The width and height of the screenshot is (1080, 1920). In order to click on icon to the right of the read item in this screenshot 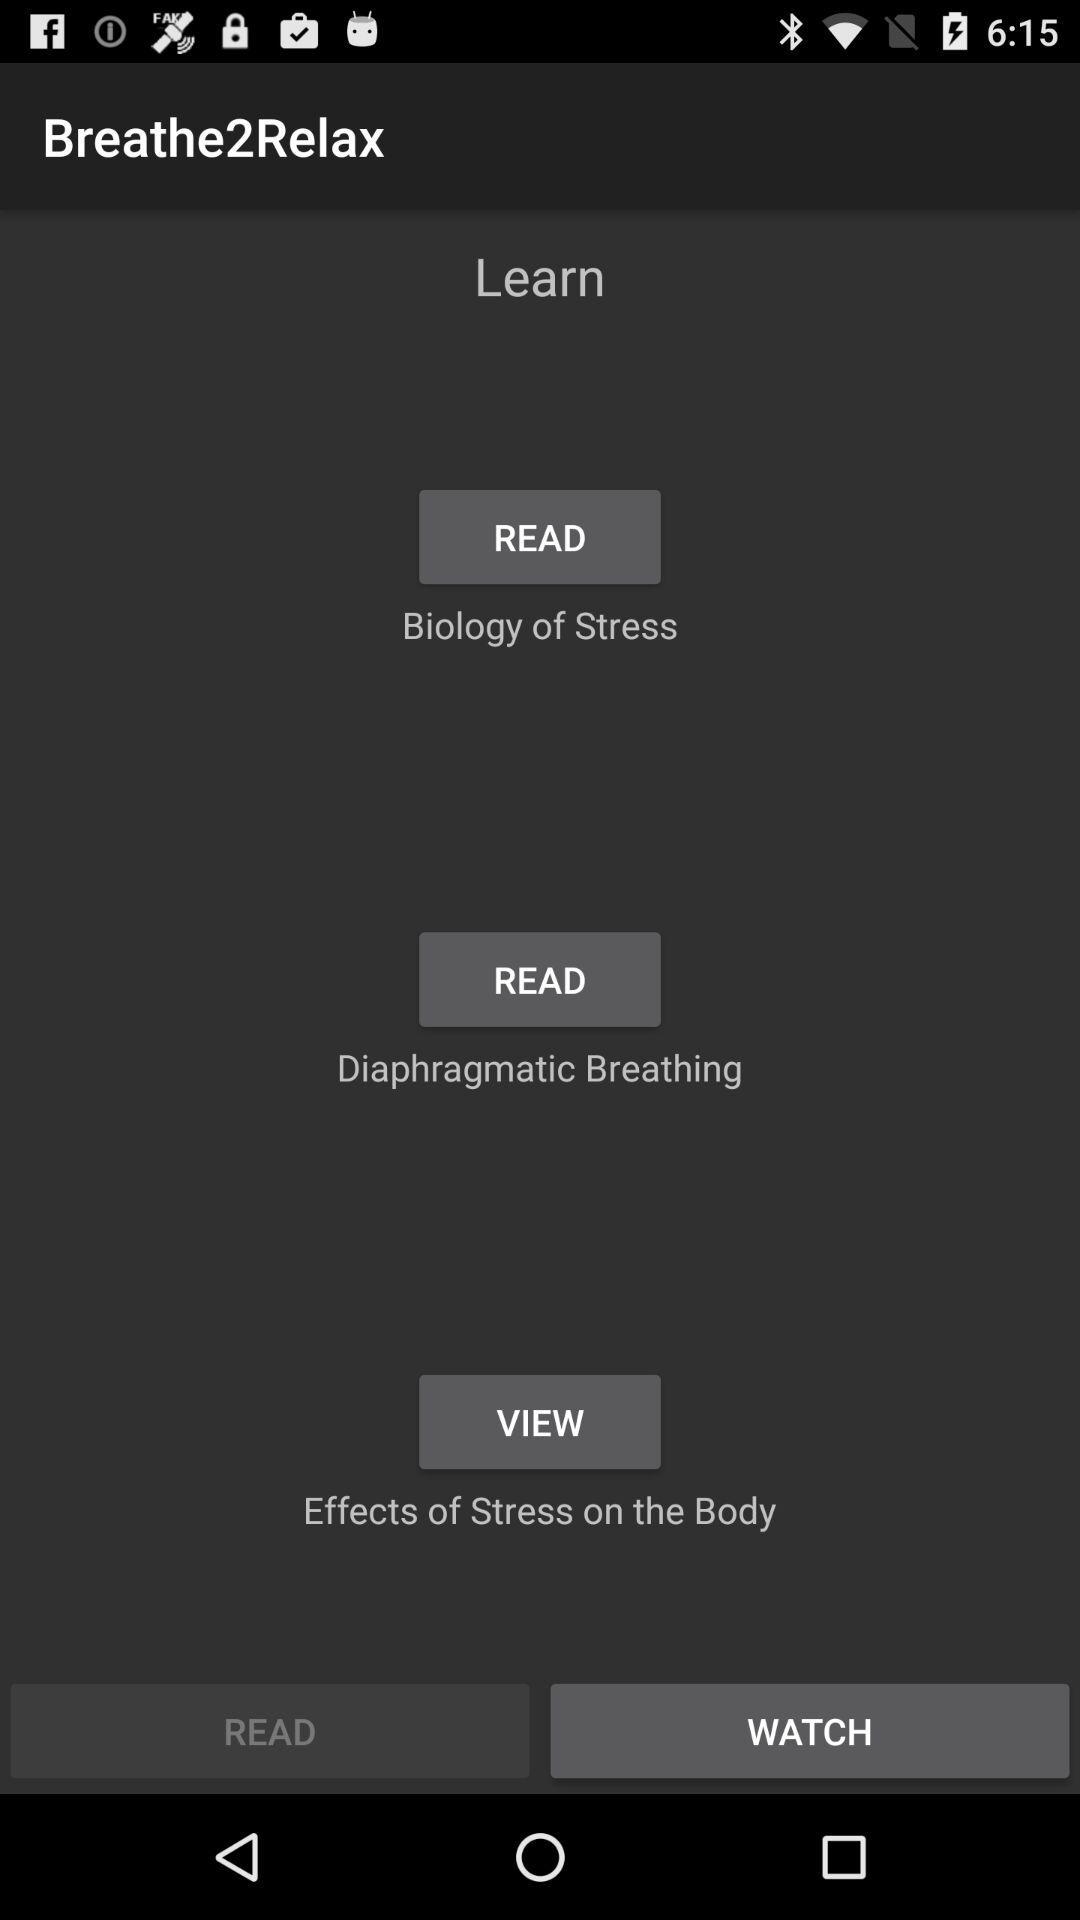, I will do `click(810, 1730)`.